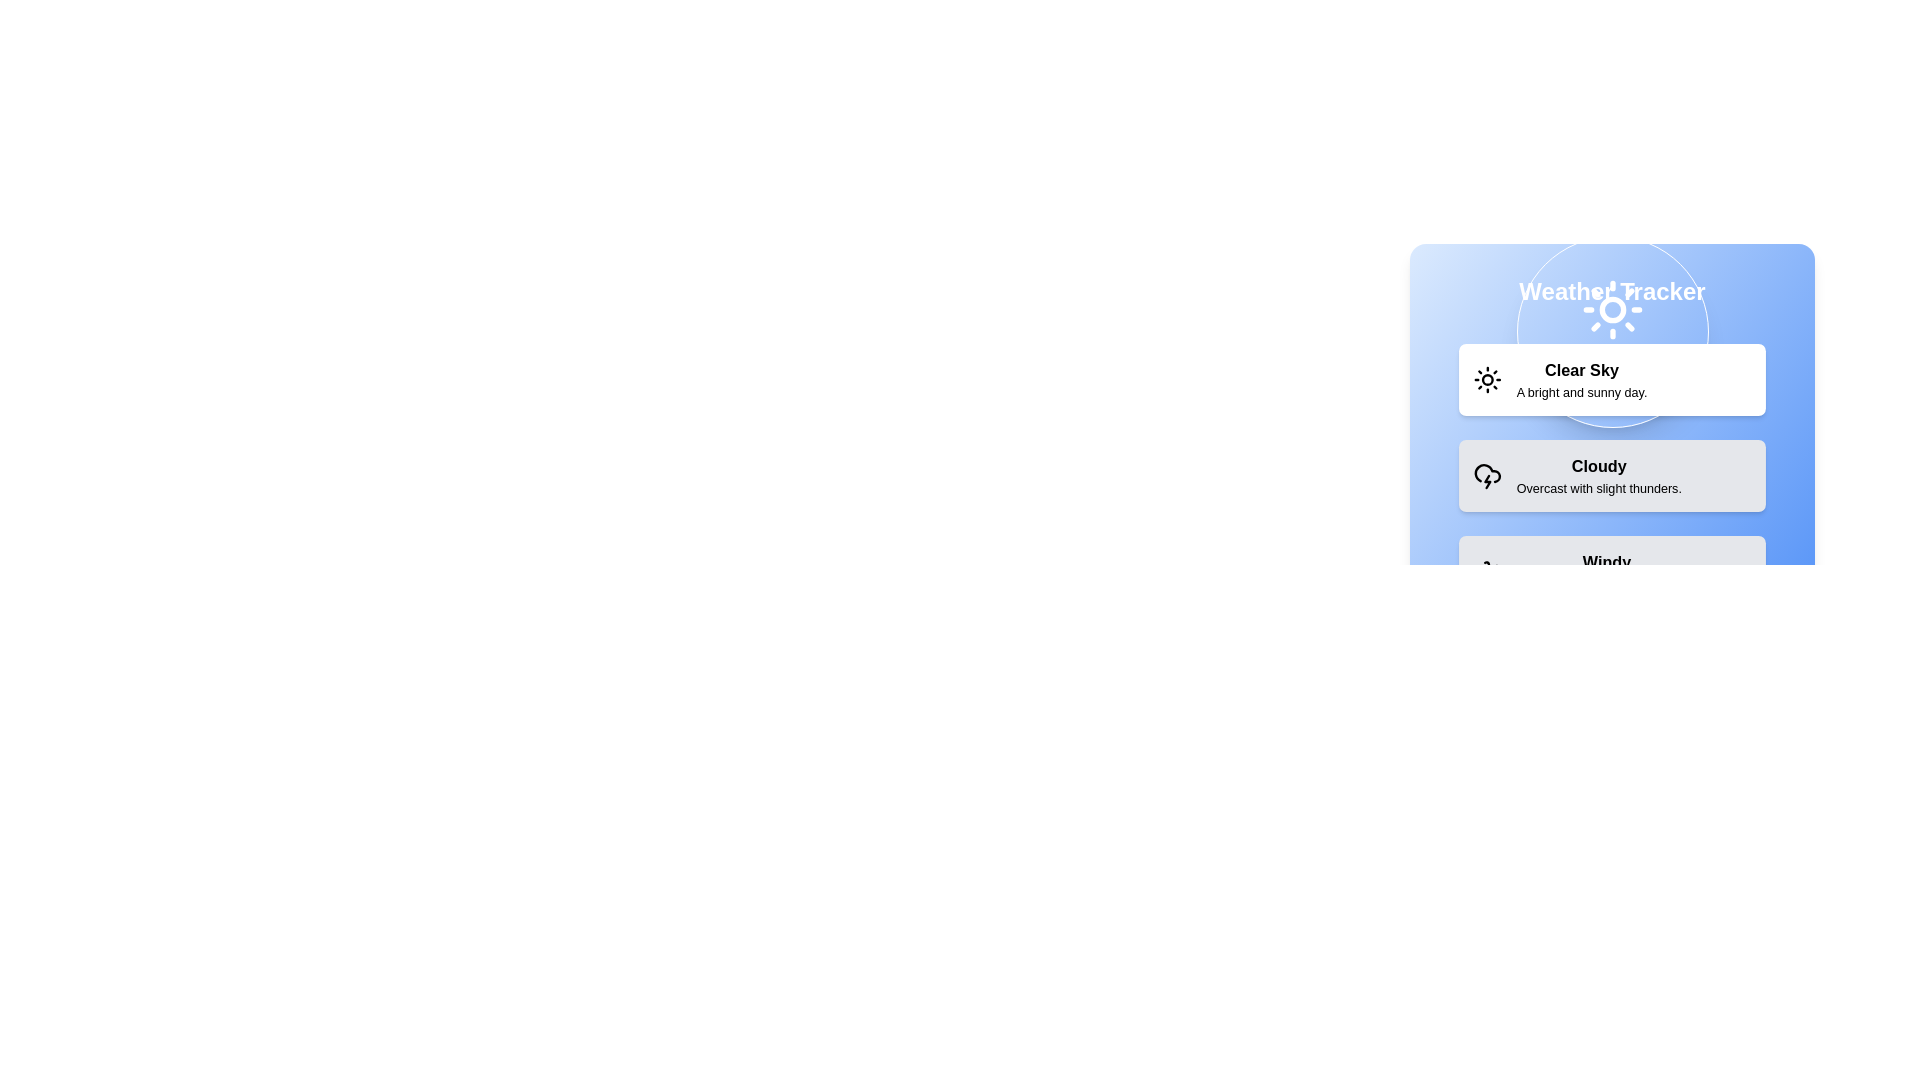 The width and height of the screenshot is (1920, 1080). What do you see at coordinates (1487, 380) in the screenshot?
I see `the central core of the sun icon, which is part of a graphical representation and is positioned at the center of the circular design` at bounding box center [1487, 380].